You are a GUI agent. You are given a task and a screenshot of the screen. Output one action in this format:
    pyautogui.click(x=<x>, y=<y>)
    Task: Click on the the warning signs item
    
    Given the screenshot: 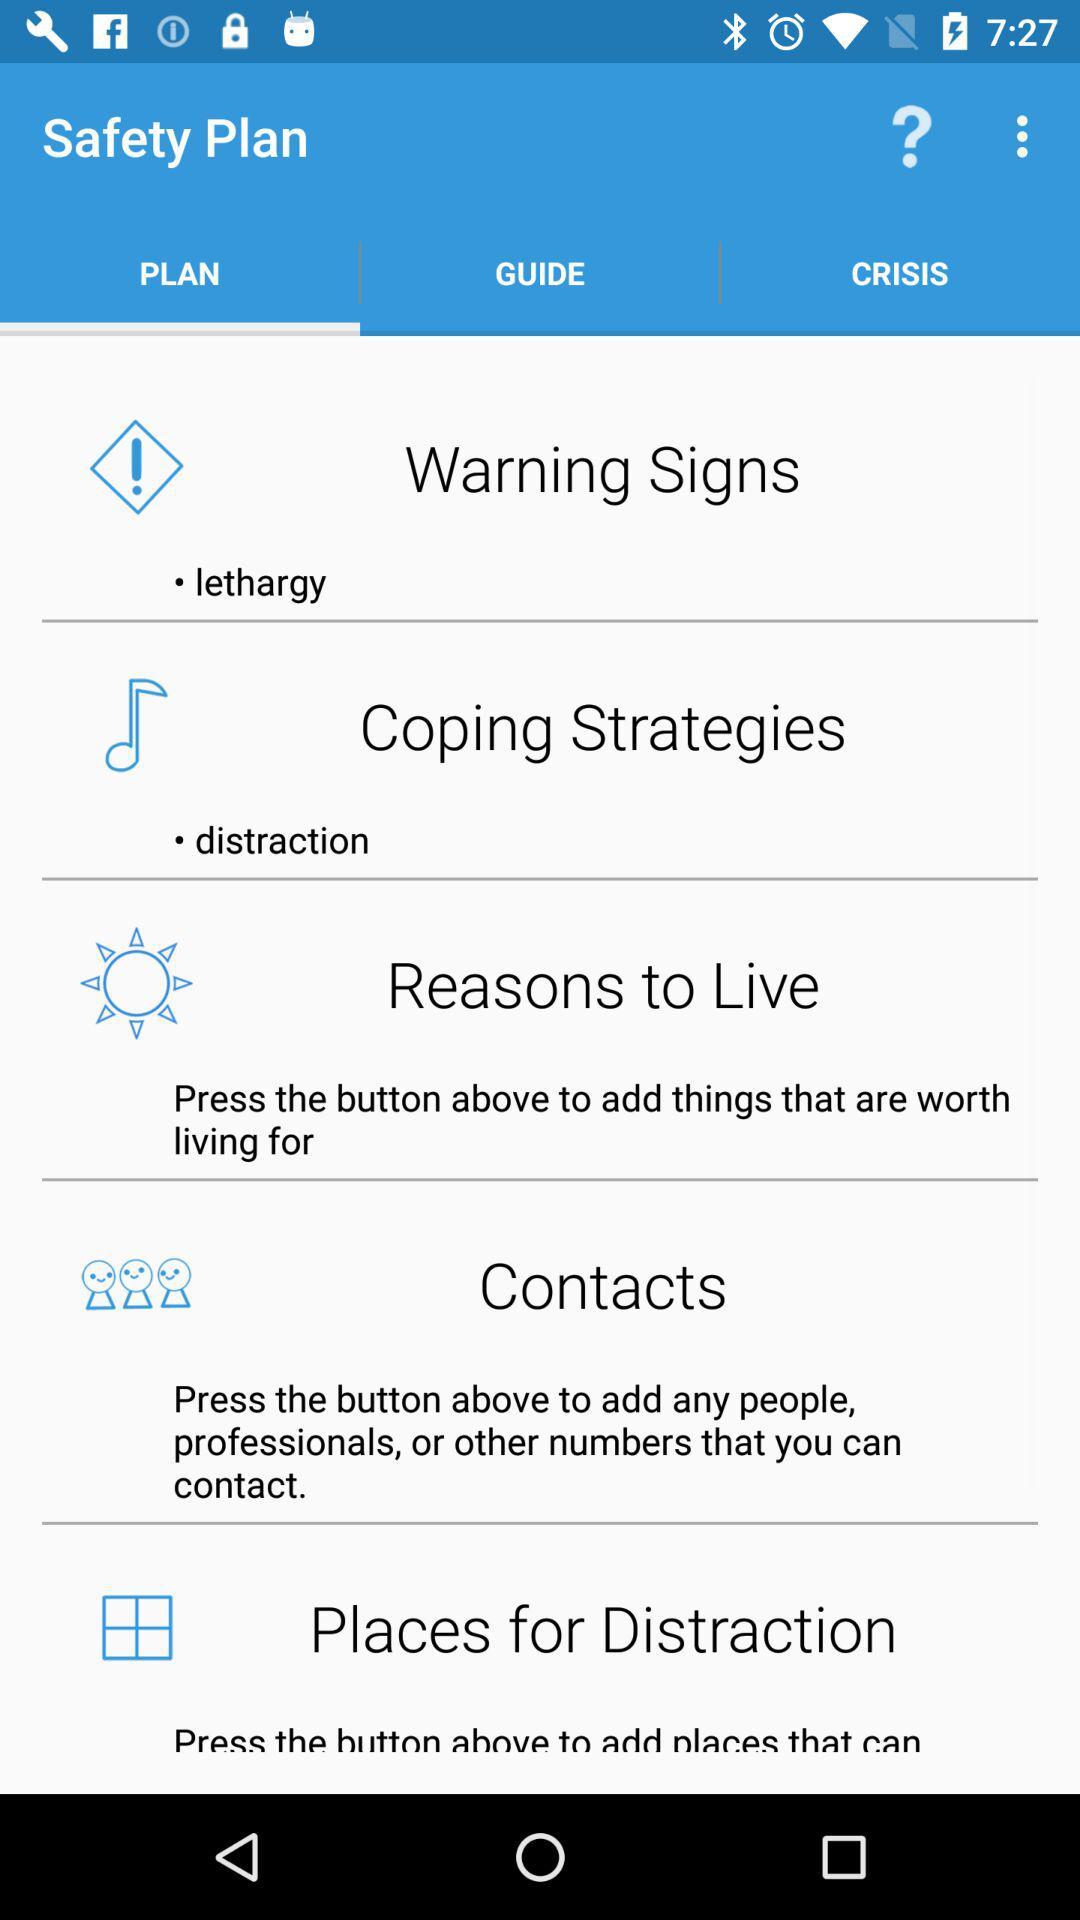 What is the action you would take?
    pyautogui.click(x=540, y=466)
    